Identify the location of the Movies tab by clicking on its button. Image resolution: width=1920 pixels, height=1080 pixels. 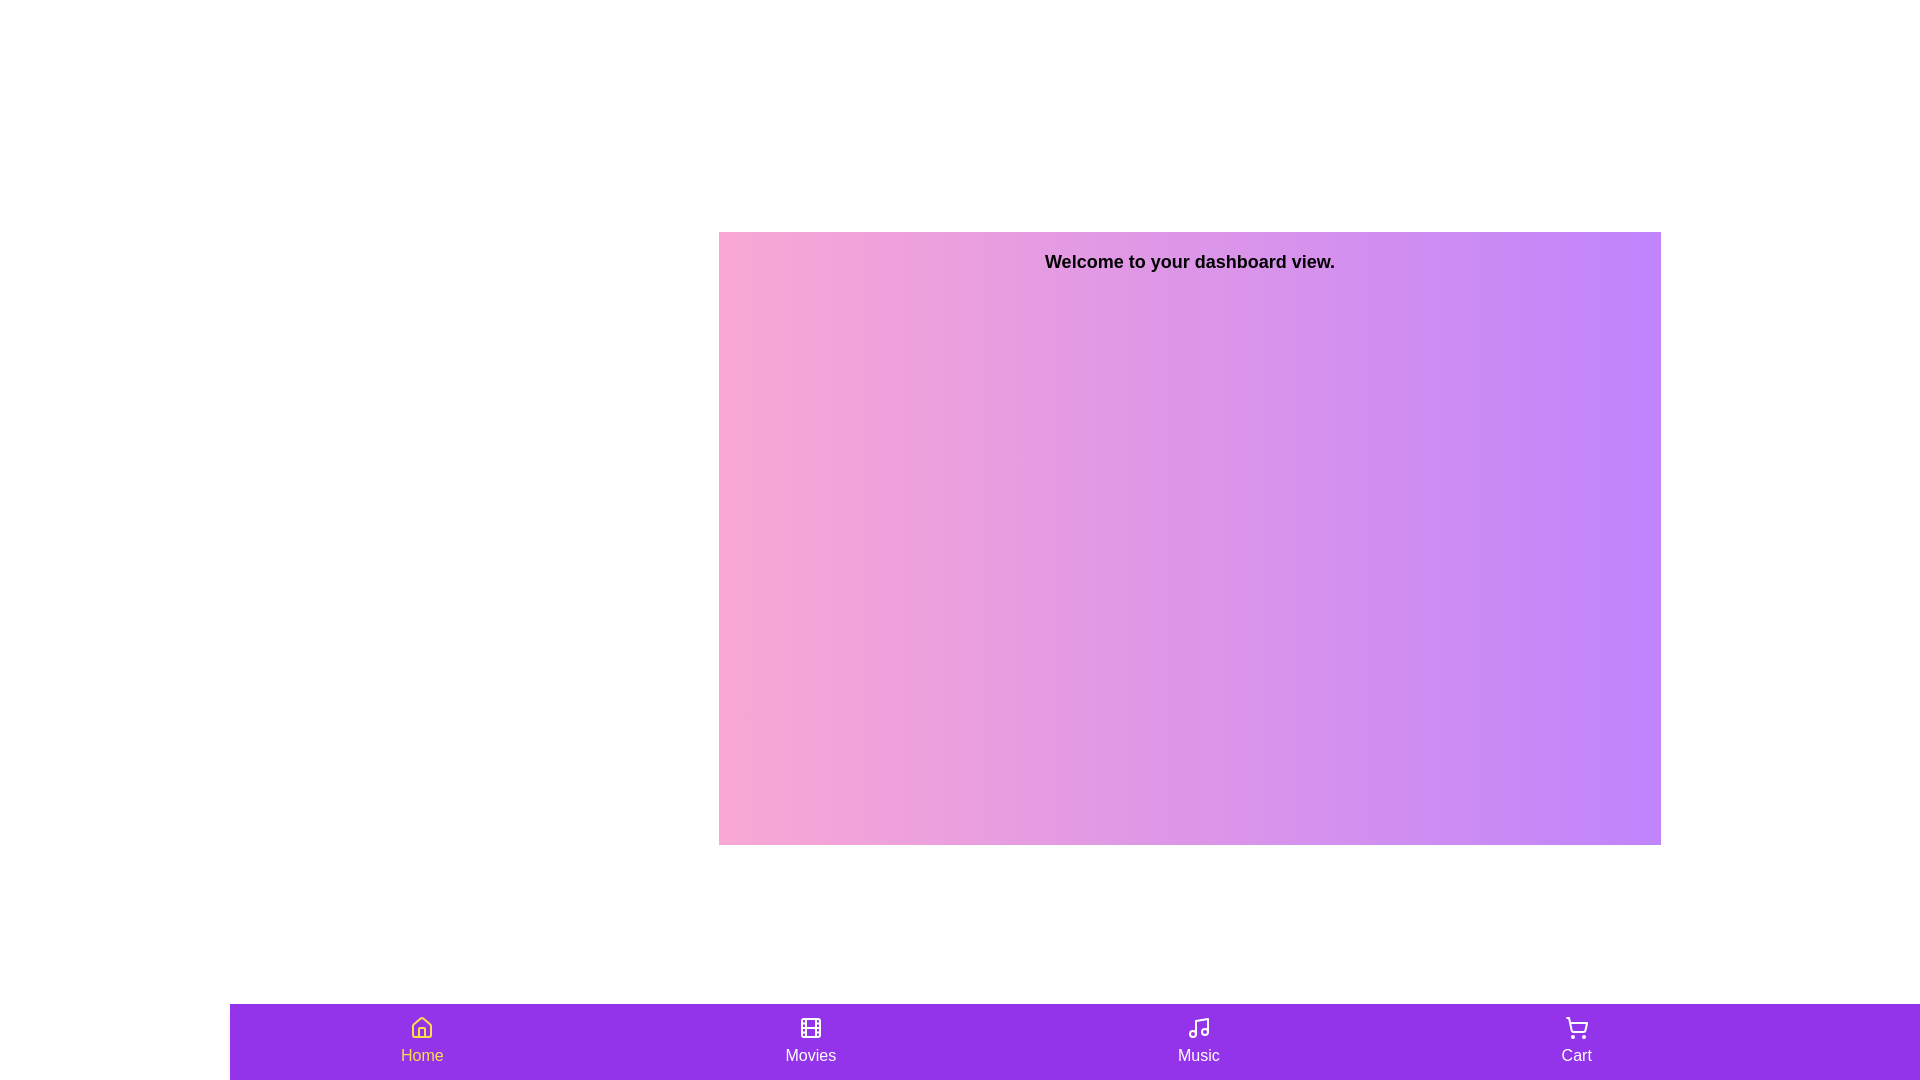
(810, 1040).